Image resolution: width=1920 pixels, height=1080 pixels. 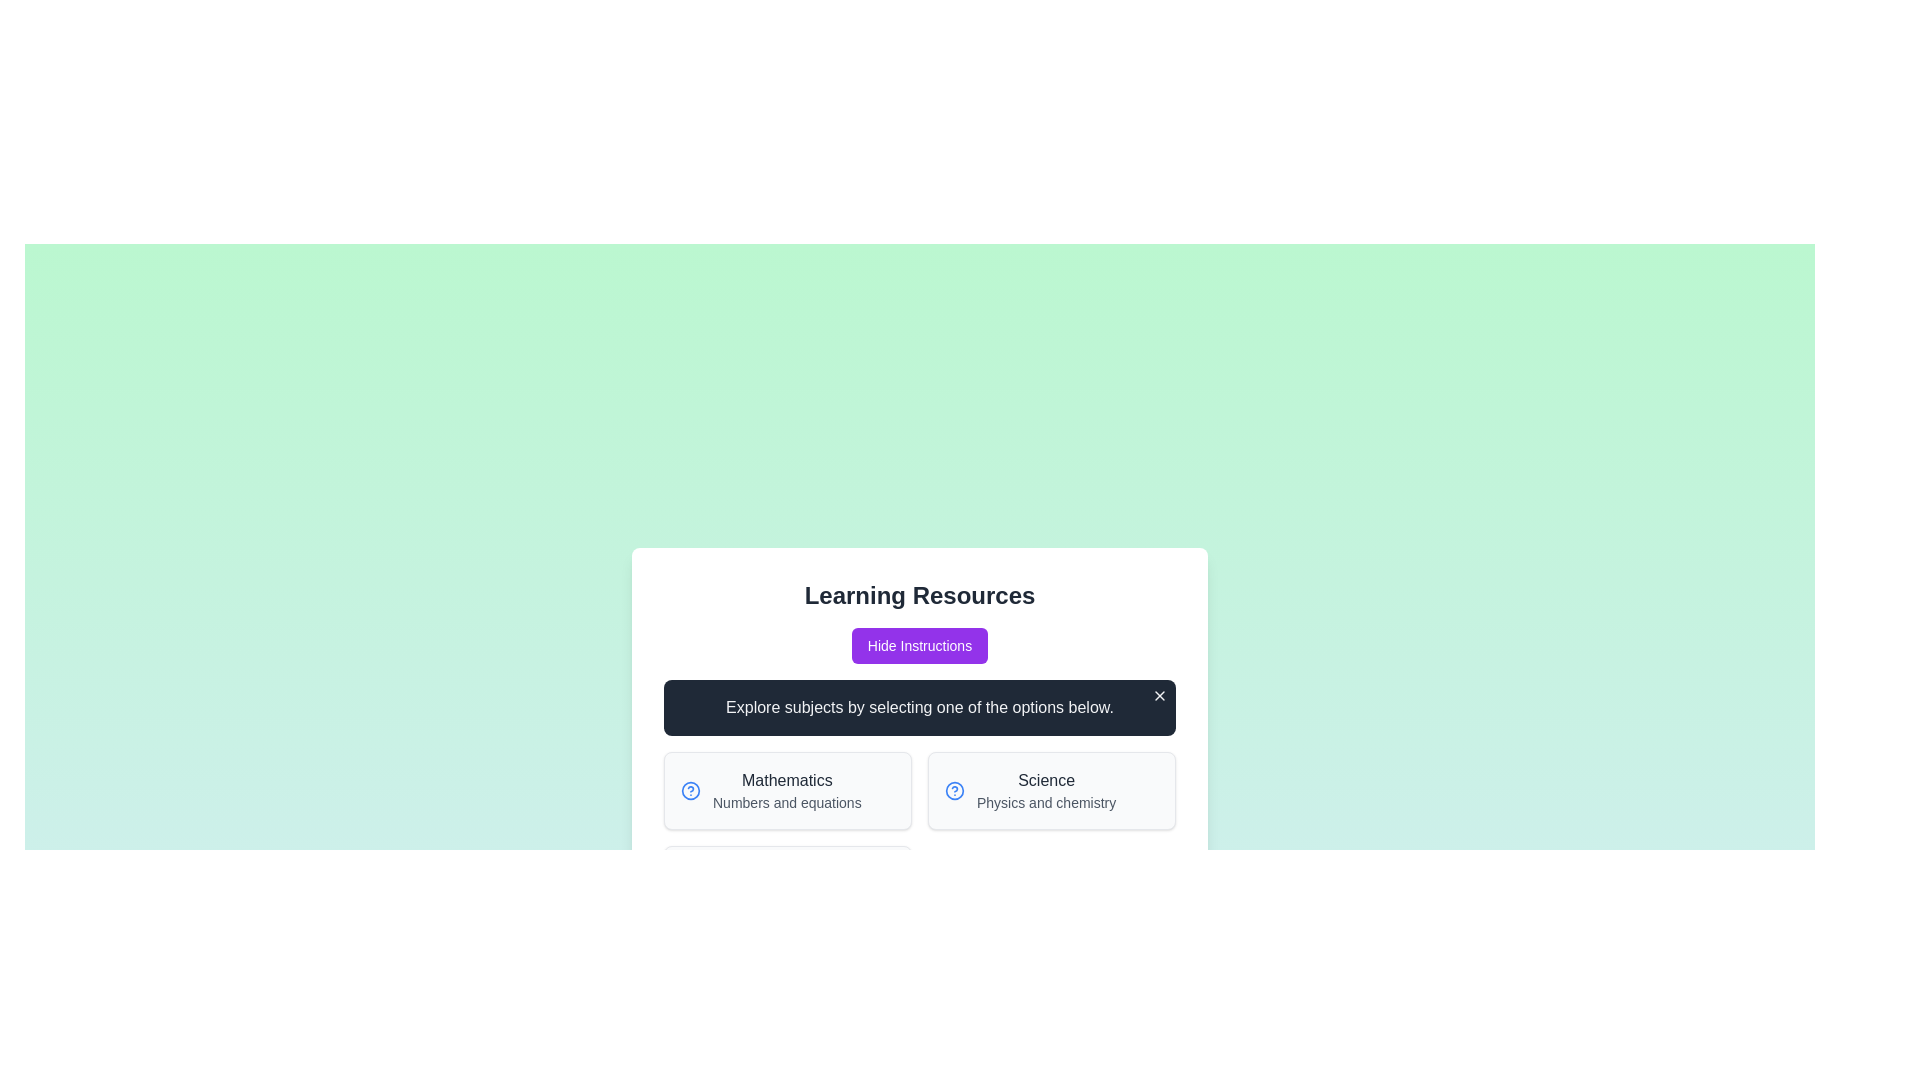 What do you see at coordinates (919, 707) in the screenshot?
I see `the instructional text label that is centrally positioned within the white card interface, located directly below the 'Hide Instructions' button and above the list of selectable subject categories` at bounding box center [919, 707].